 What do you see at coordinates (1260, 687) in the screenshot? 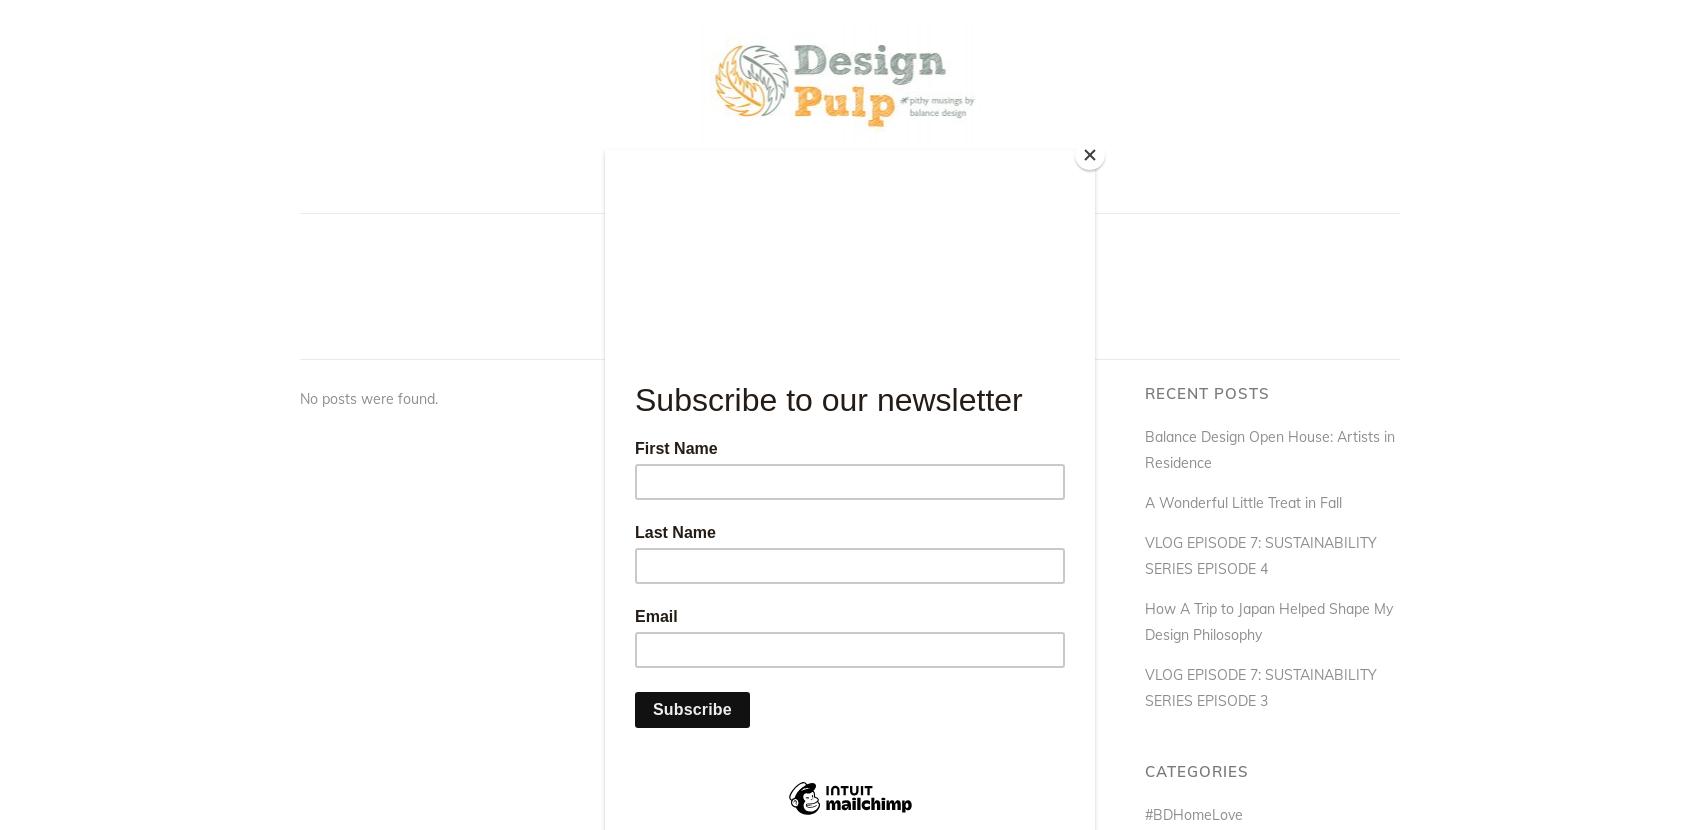
I see `'VLOG EPISODE 7: SUSTAINABILITY SERIES EPISODE 3'` at bounding box center [1260, 687].